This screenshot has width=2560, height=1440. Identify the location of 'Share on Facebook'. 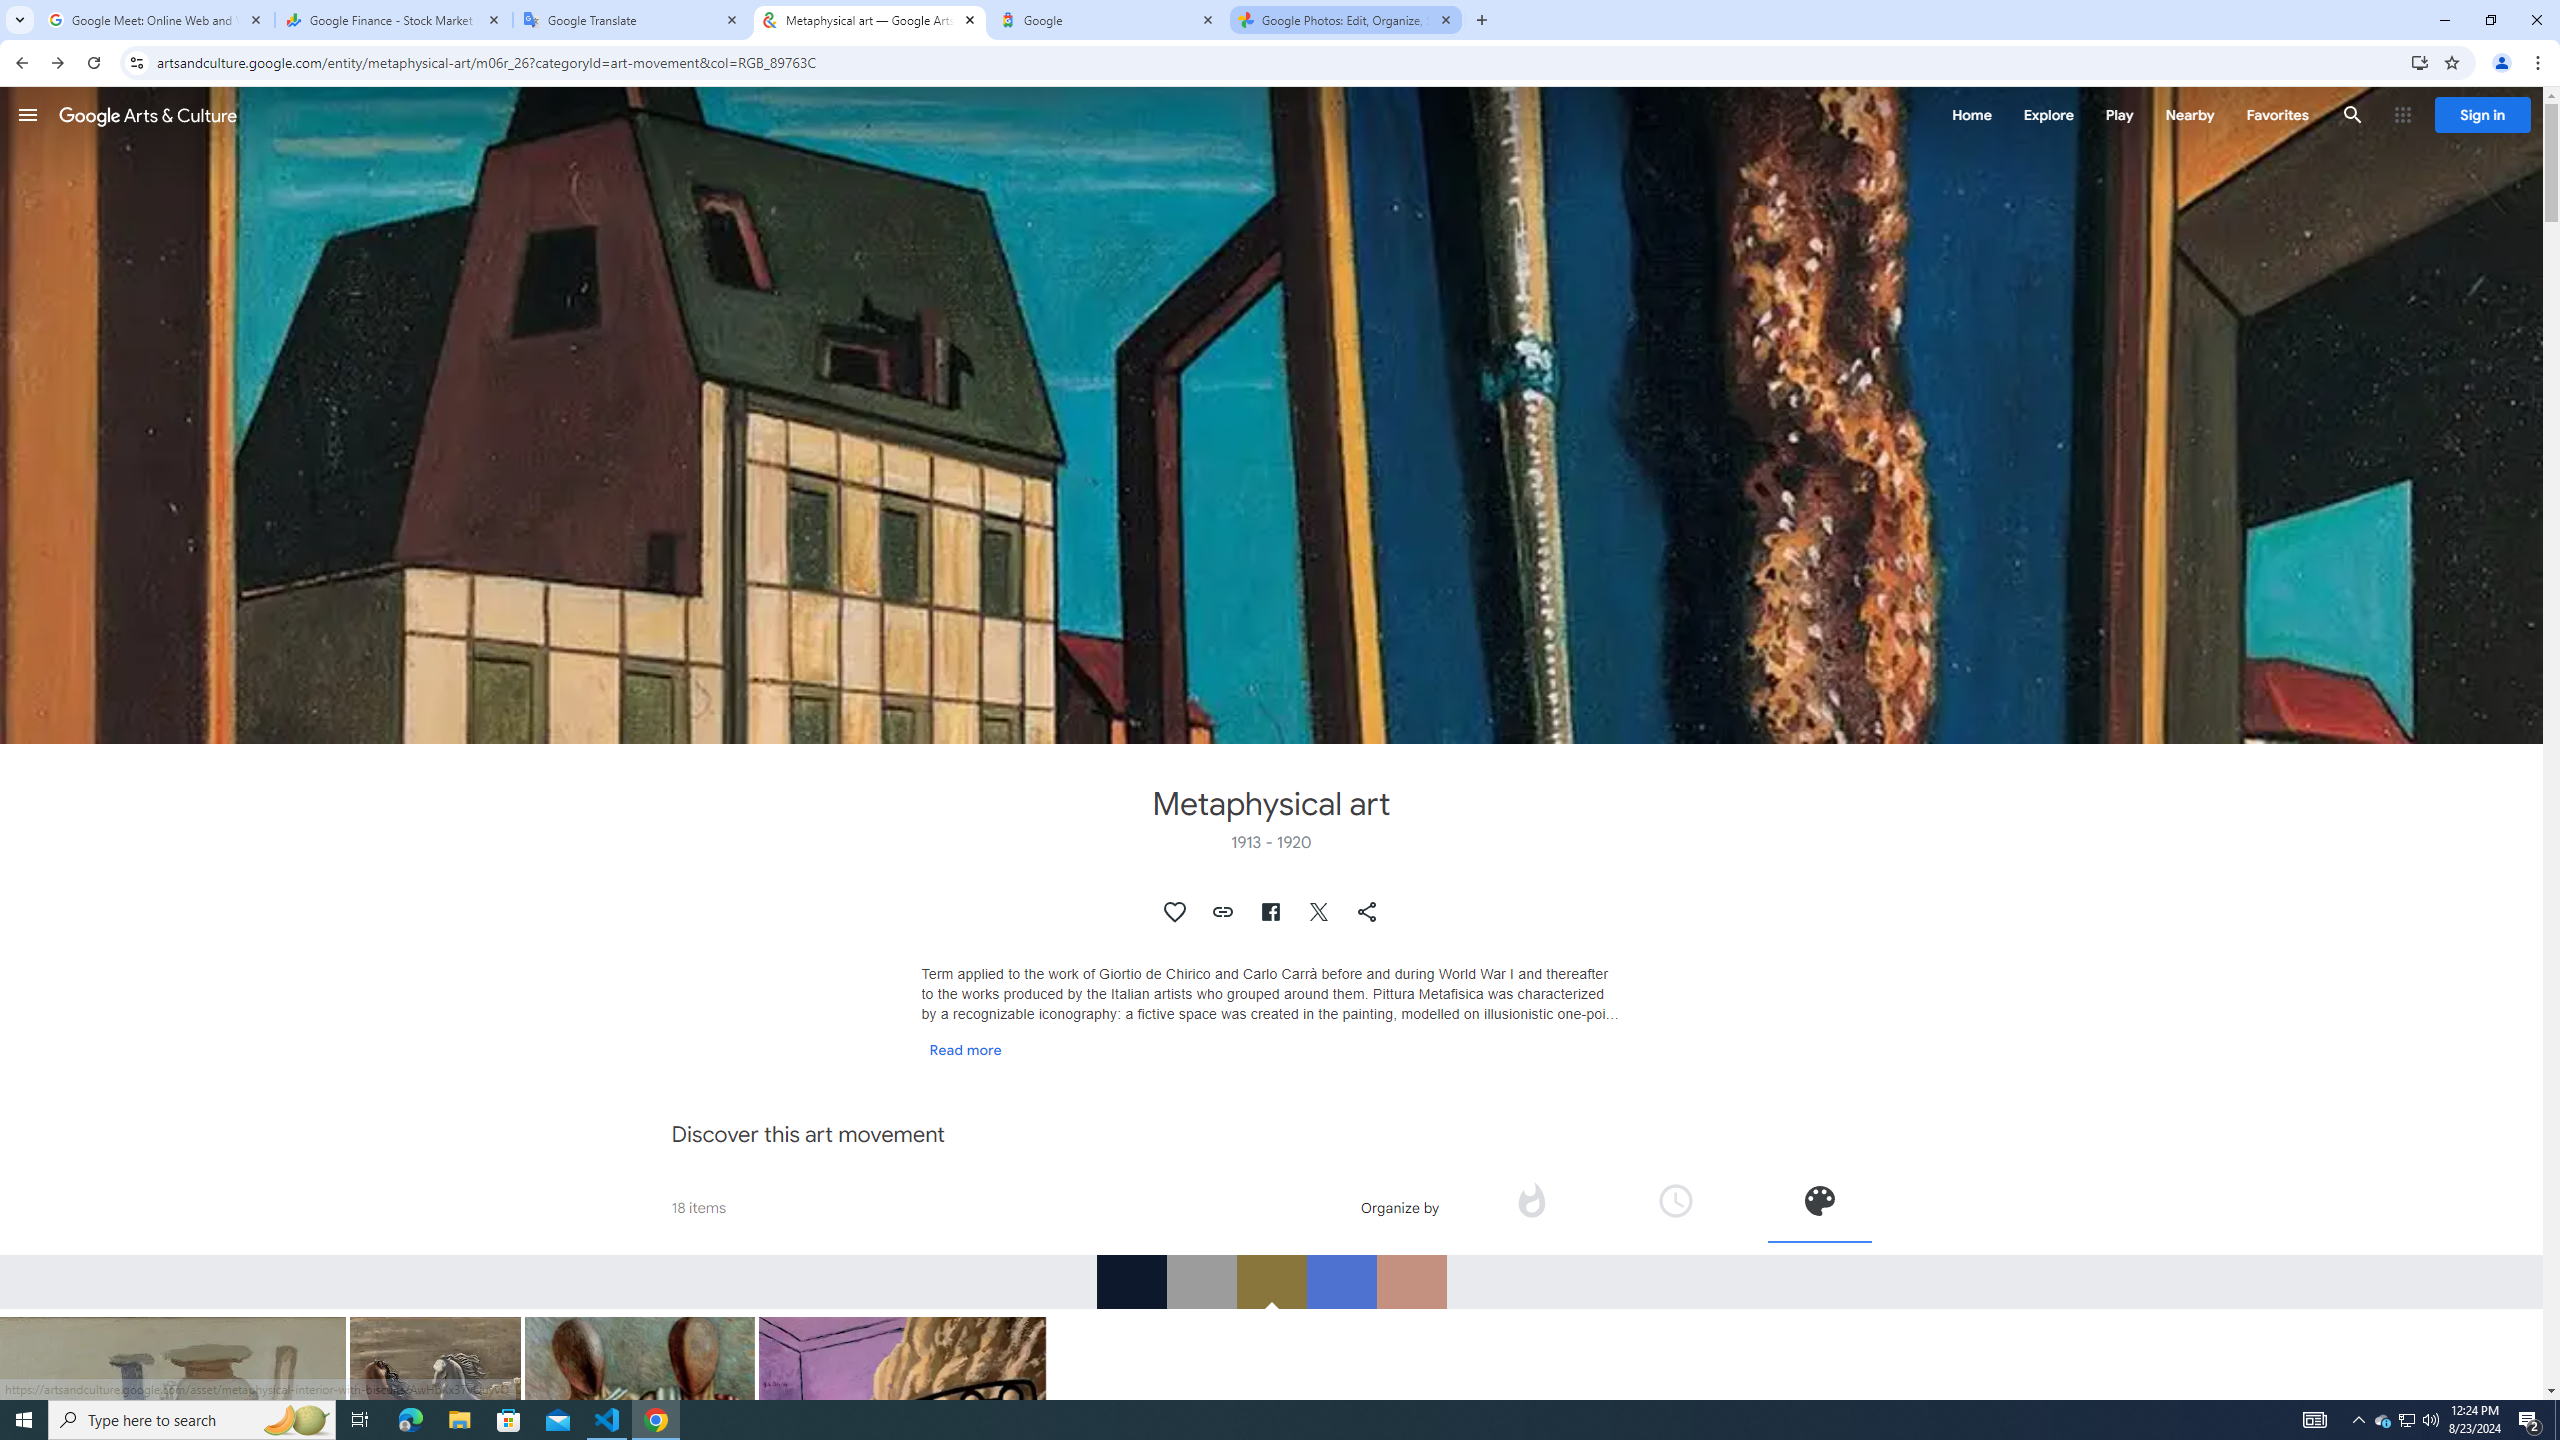
(1271, 911).